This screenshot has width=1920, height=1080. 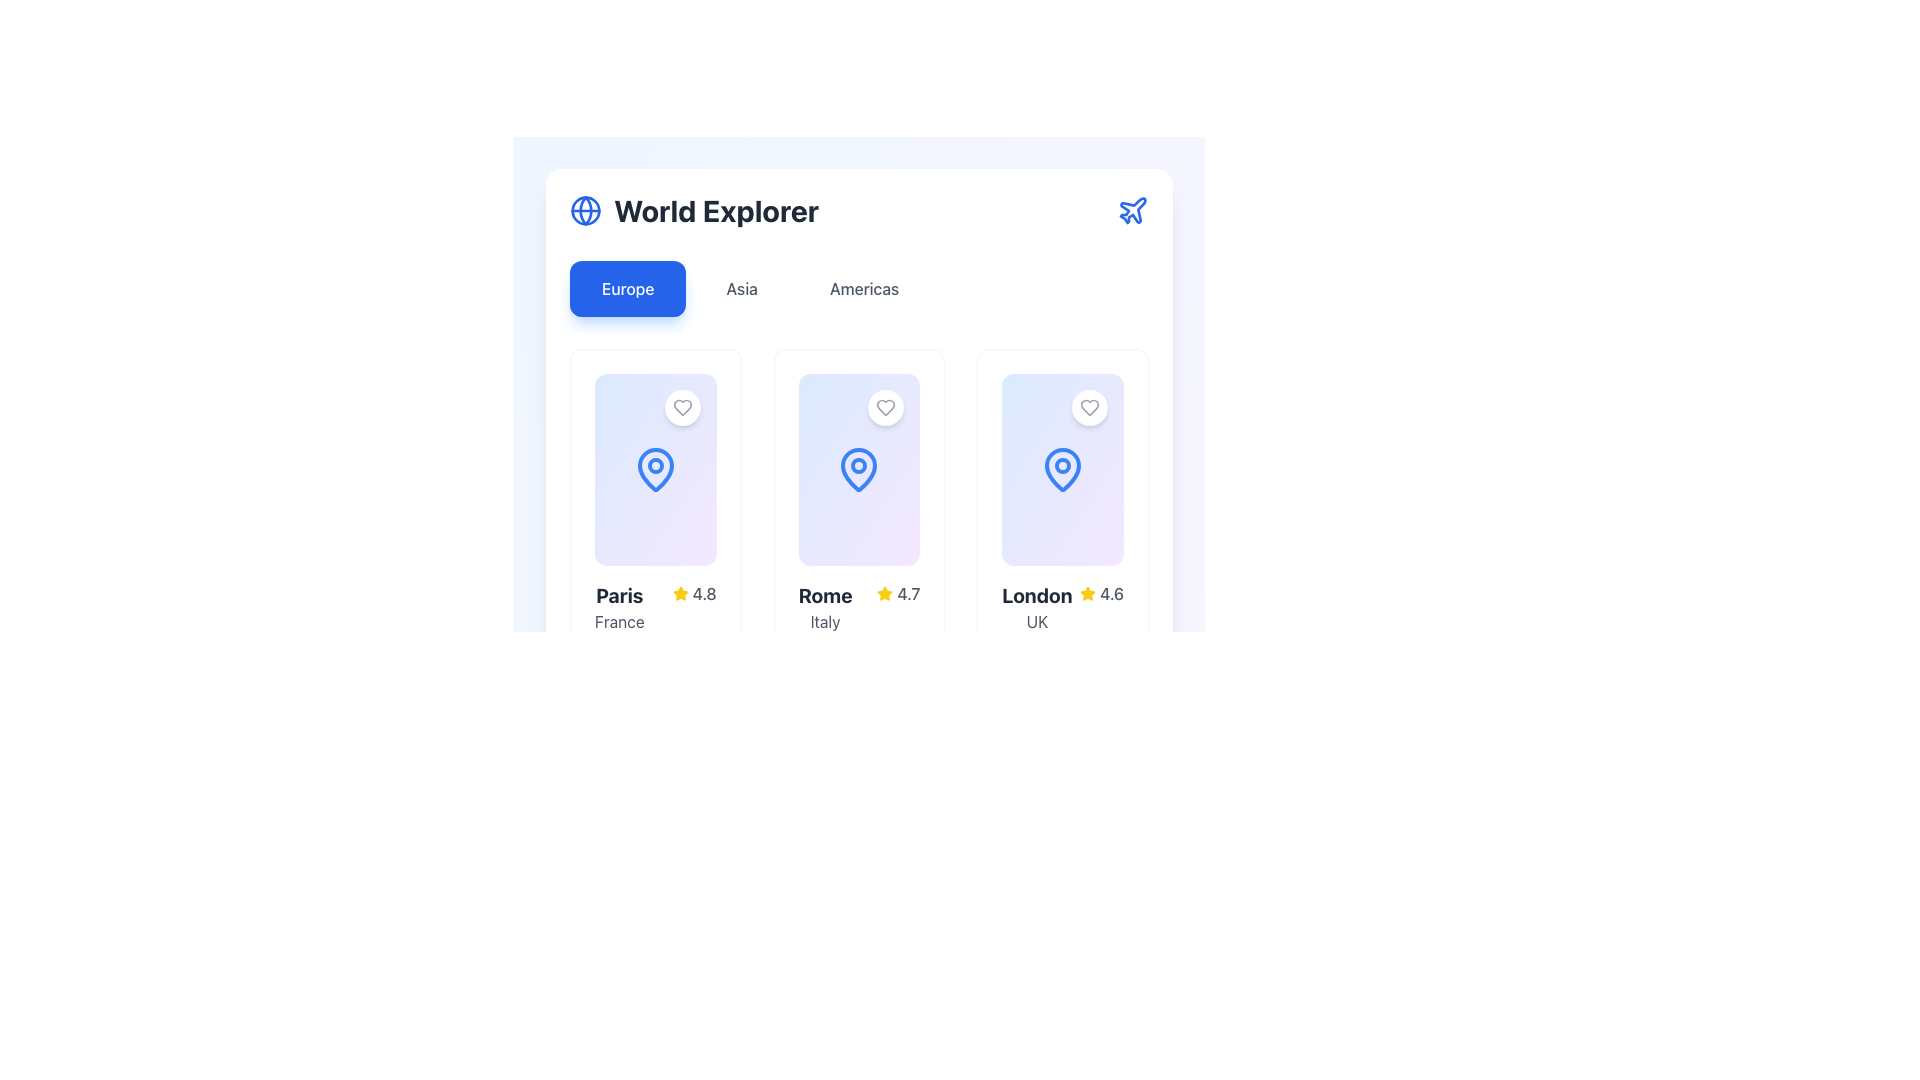 What do you see at coordinates (1062, 562) in the screenshot?
I see `the third card from the left in a horizontally aligned grid that provides an overview of a featured location, including its name, country, and rating` at bounding box center [1062, 562].